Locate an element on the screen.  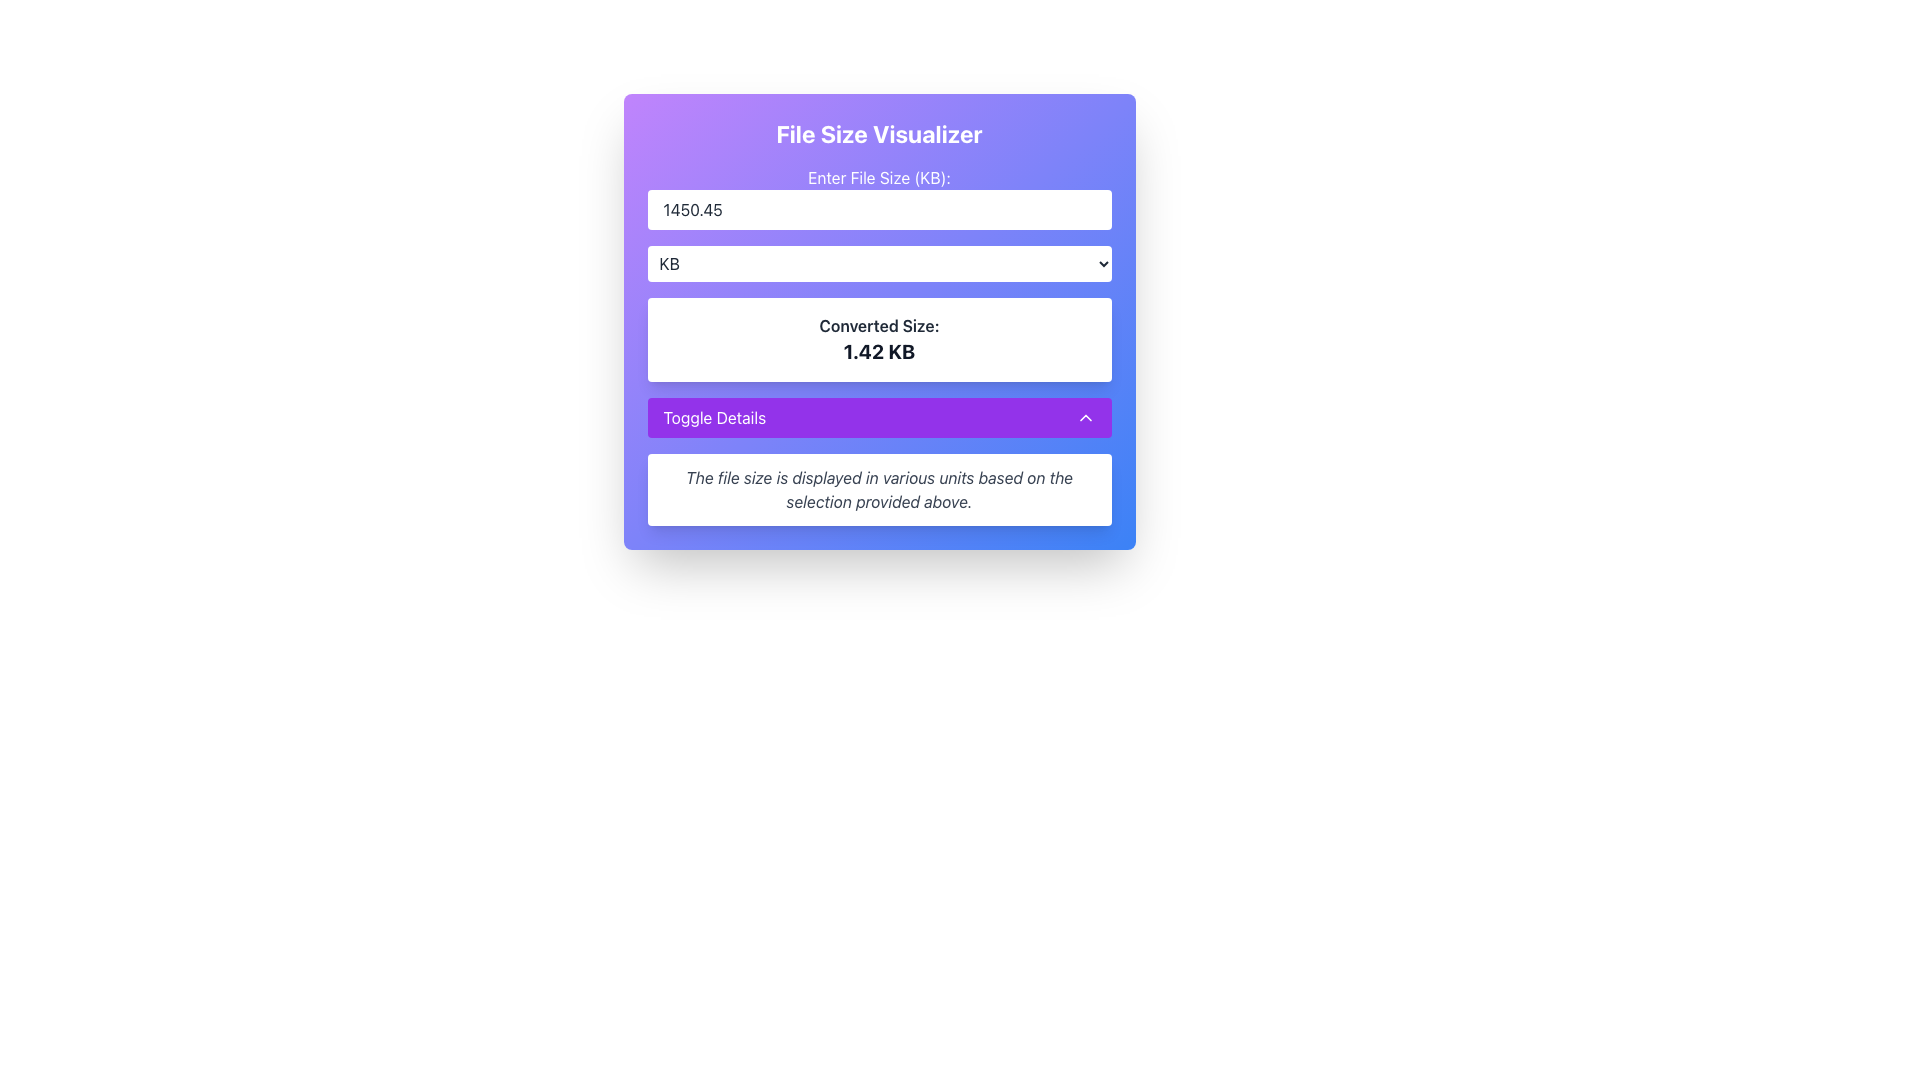
the Text Label that instructs users to input the file size in kilobytes, positioned above the number input field is located at coordinates (879, 176).